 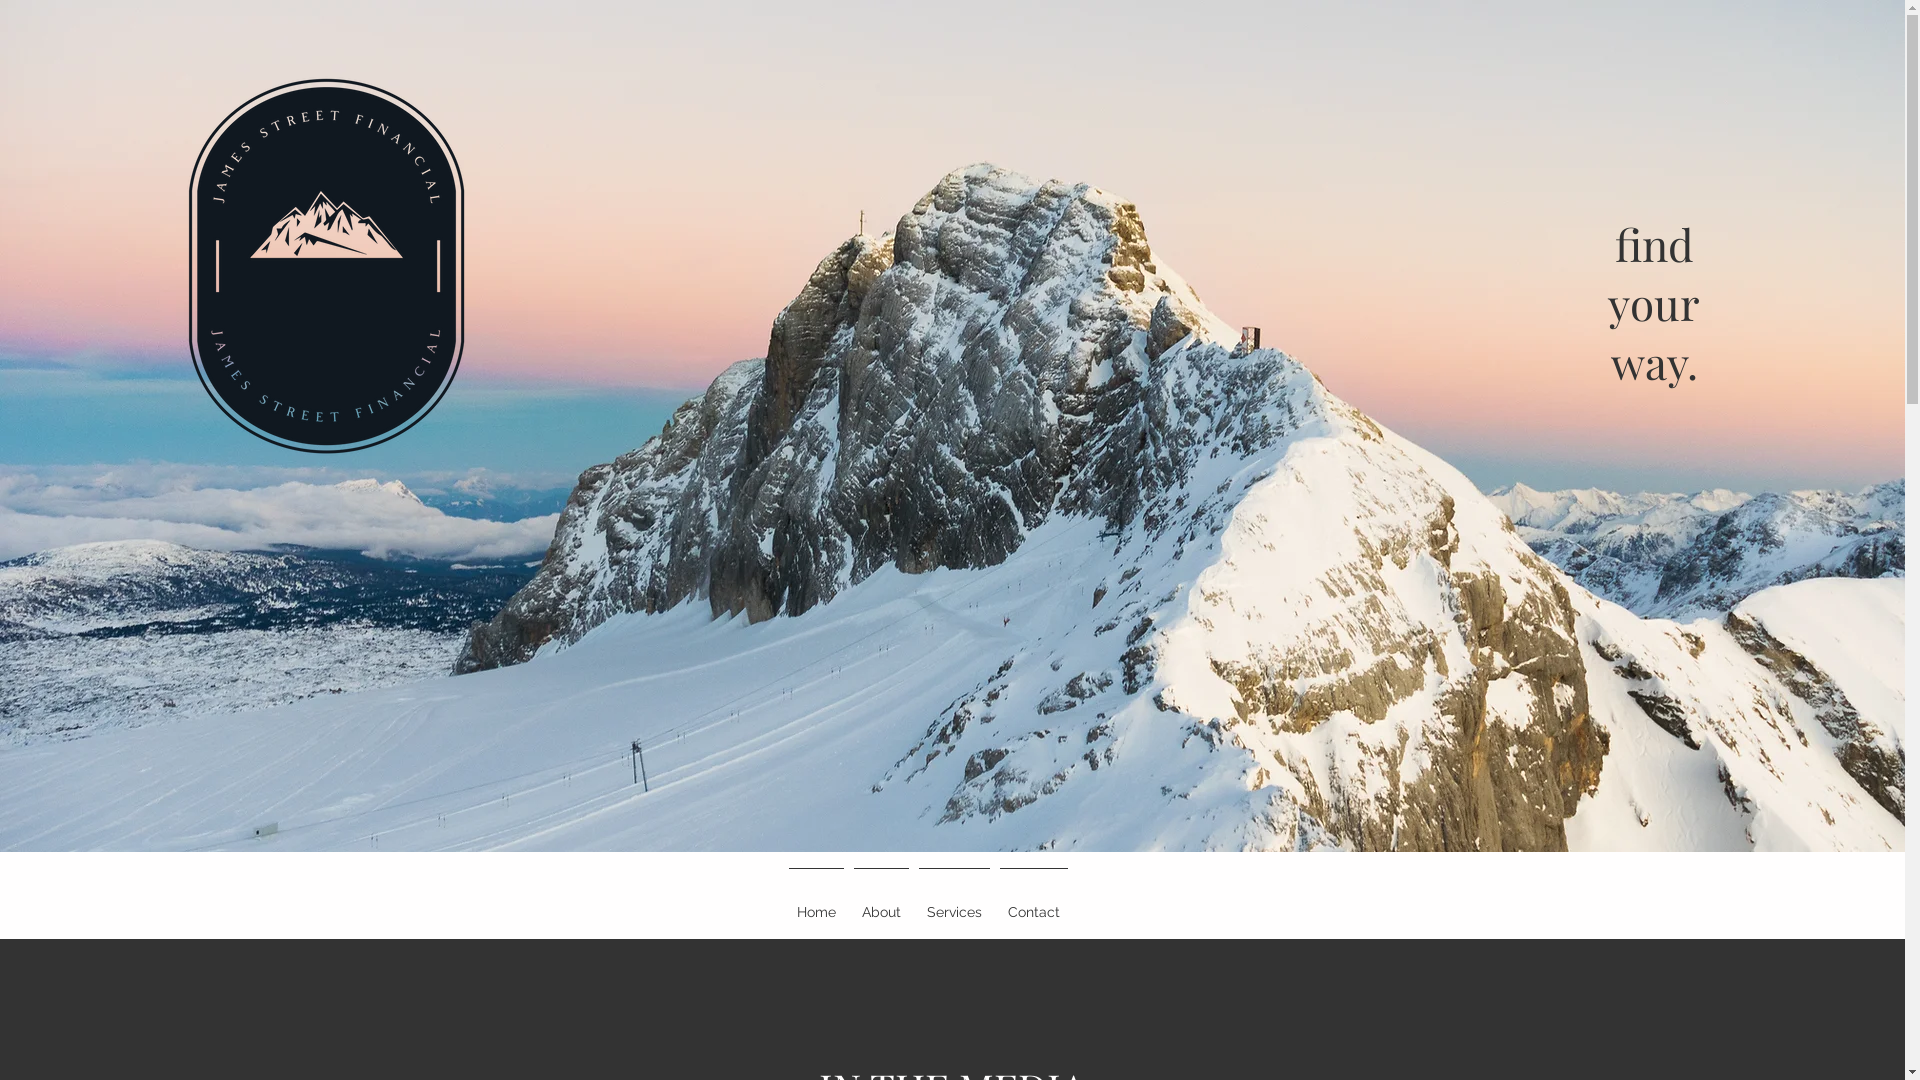 I want to click on 'Services', so click(x=912, y=903).